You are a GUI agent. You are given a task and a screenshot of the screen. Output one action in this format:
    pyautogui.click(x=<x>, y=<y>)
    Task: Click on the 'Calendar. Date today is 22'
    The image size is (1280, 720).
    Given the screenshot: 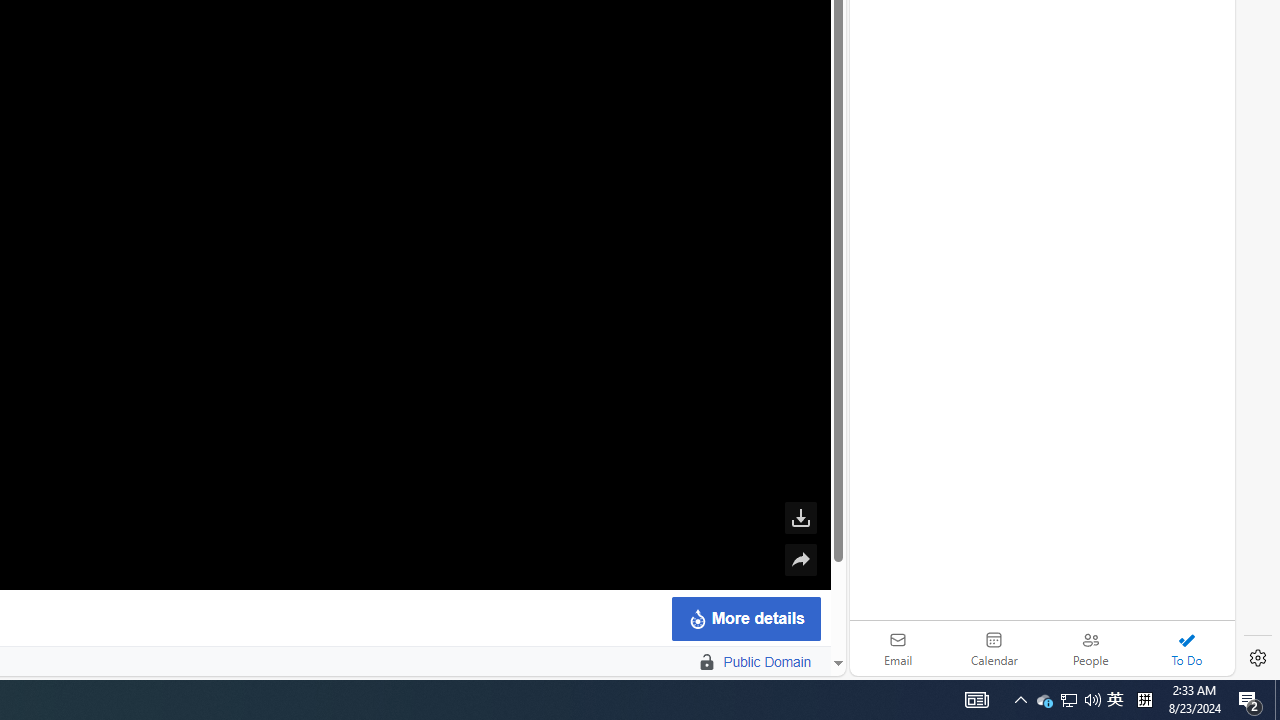 What is the action you would take?
    pyautogui.click(x=994, y=648)
    